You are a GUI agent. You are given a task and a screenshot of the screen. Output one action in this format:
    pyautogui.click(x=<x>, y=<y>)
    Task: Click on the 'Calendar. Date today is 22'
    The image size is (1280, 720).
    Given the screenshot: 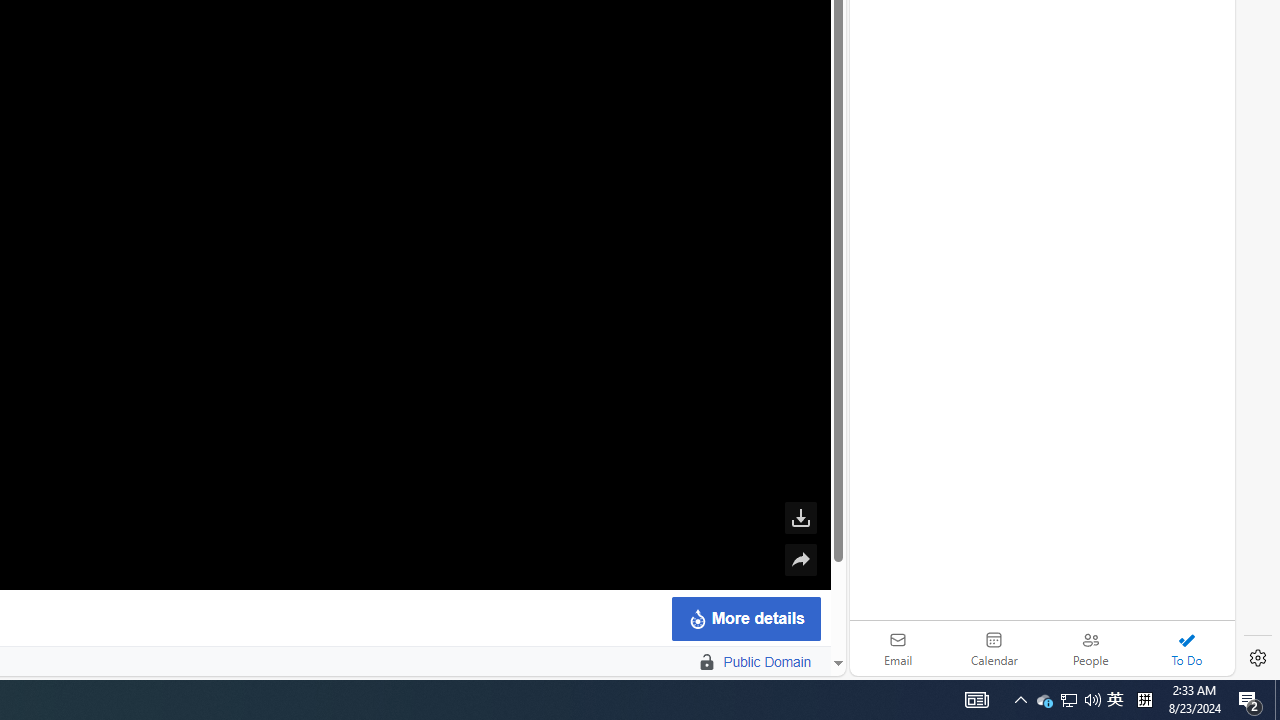 What is the action you would take?
    pyautogui.click(x=994, y=648)
    